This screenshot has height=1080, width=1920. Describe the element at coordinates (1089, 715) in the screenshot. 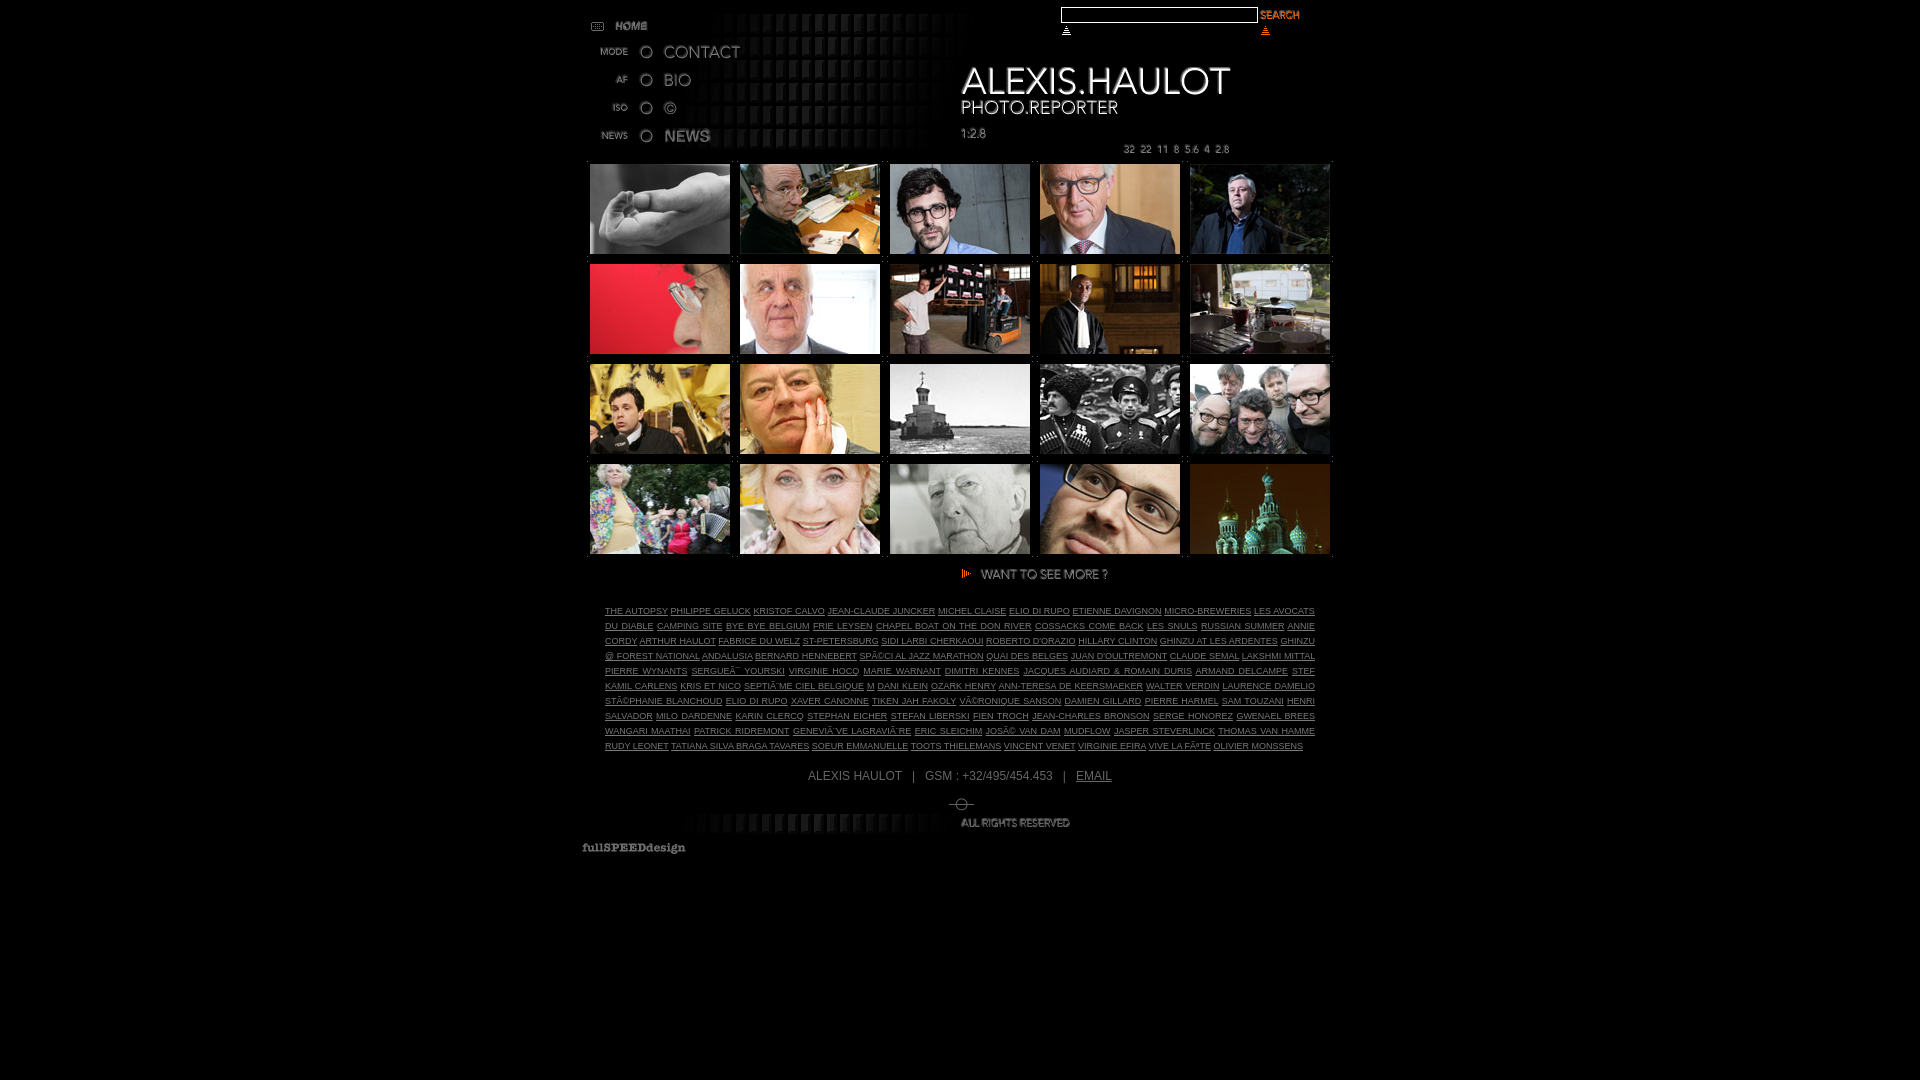

I see `'JEAN-CHARLES BRONSON'` at that location.